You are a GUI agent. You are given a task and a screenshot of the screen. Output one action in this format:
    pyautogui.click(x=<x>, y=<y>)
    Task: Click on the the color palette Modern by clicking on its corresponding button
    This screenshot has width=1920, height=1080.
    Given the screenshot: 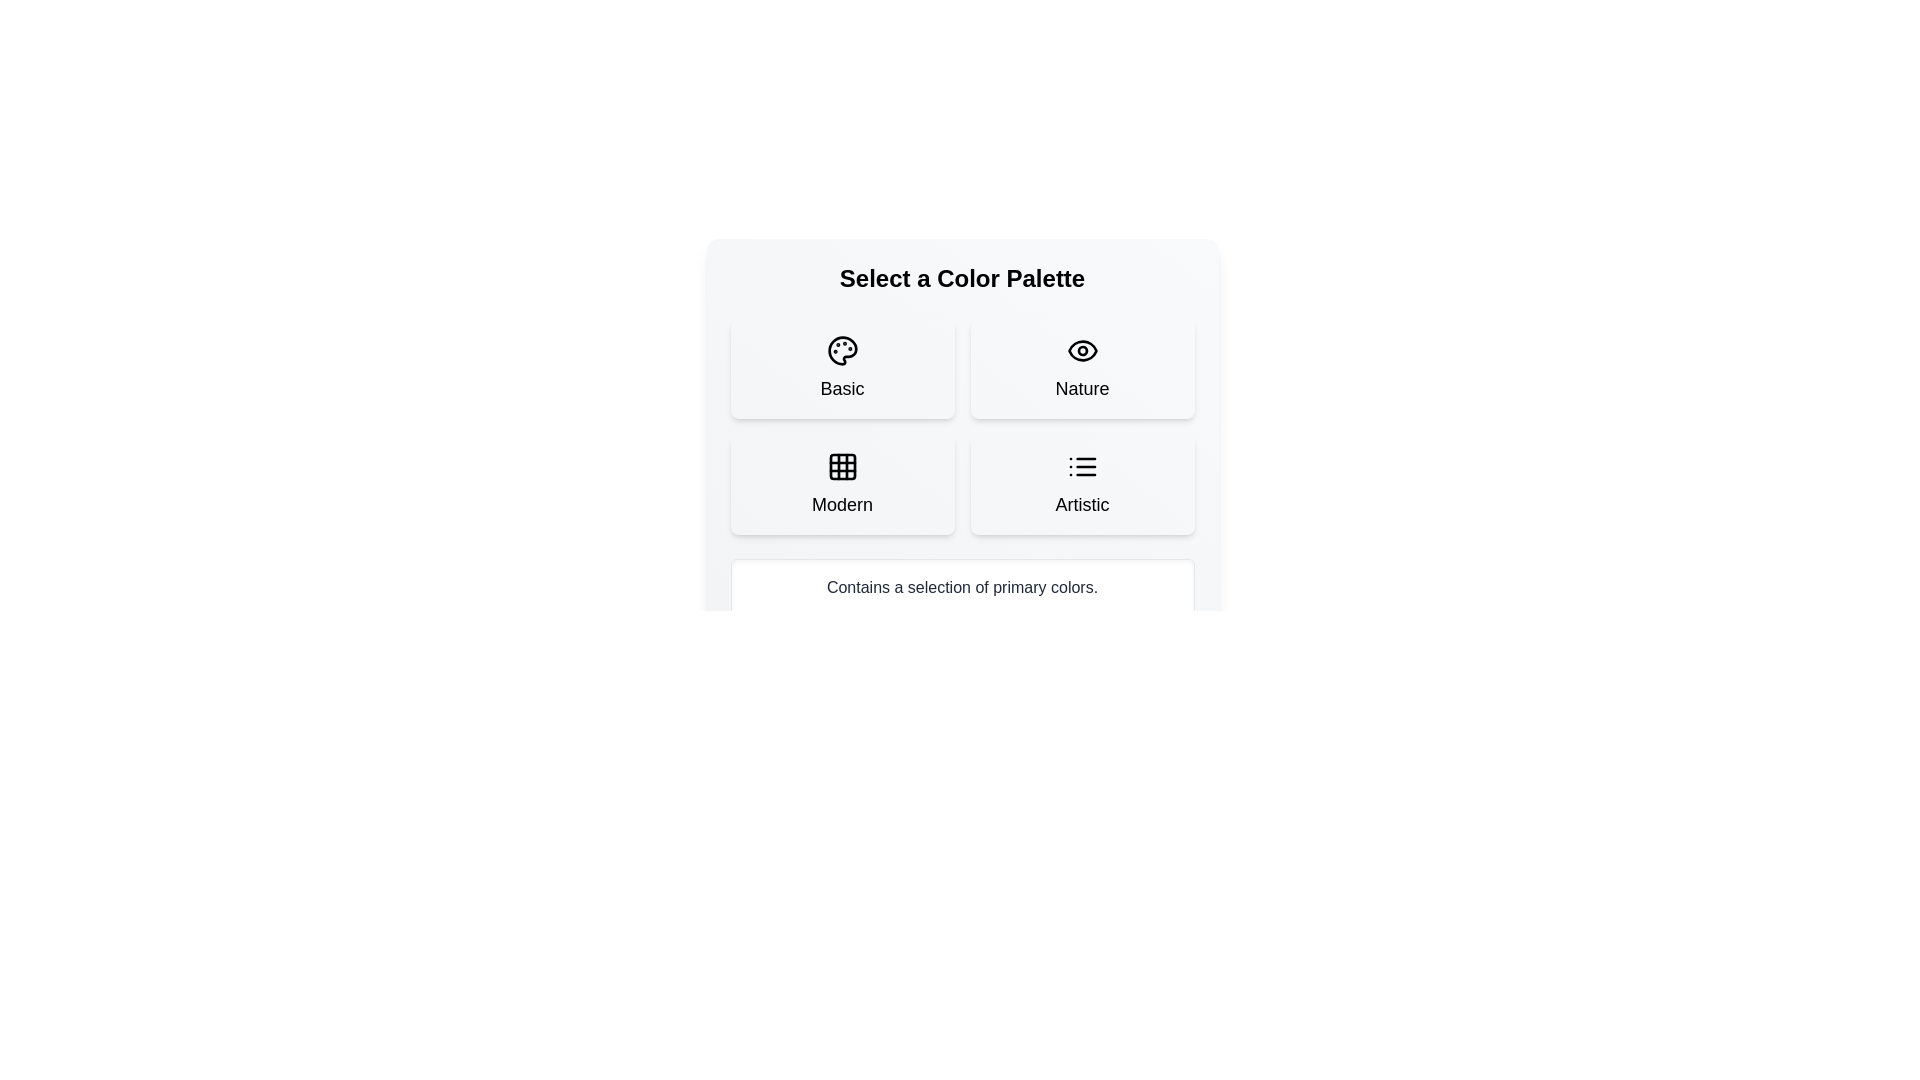 What is the action you would take?
    pyautogui.click(x=842, y=485)
    